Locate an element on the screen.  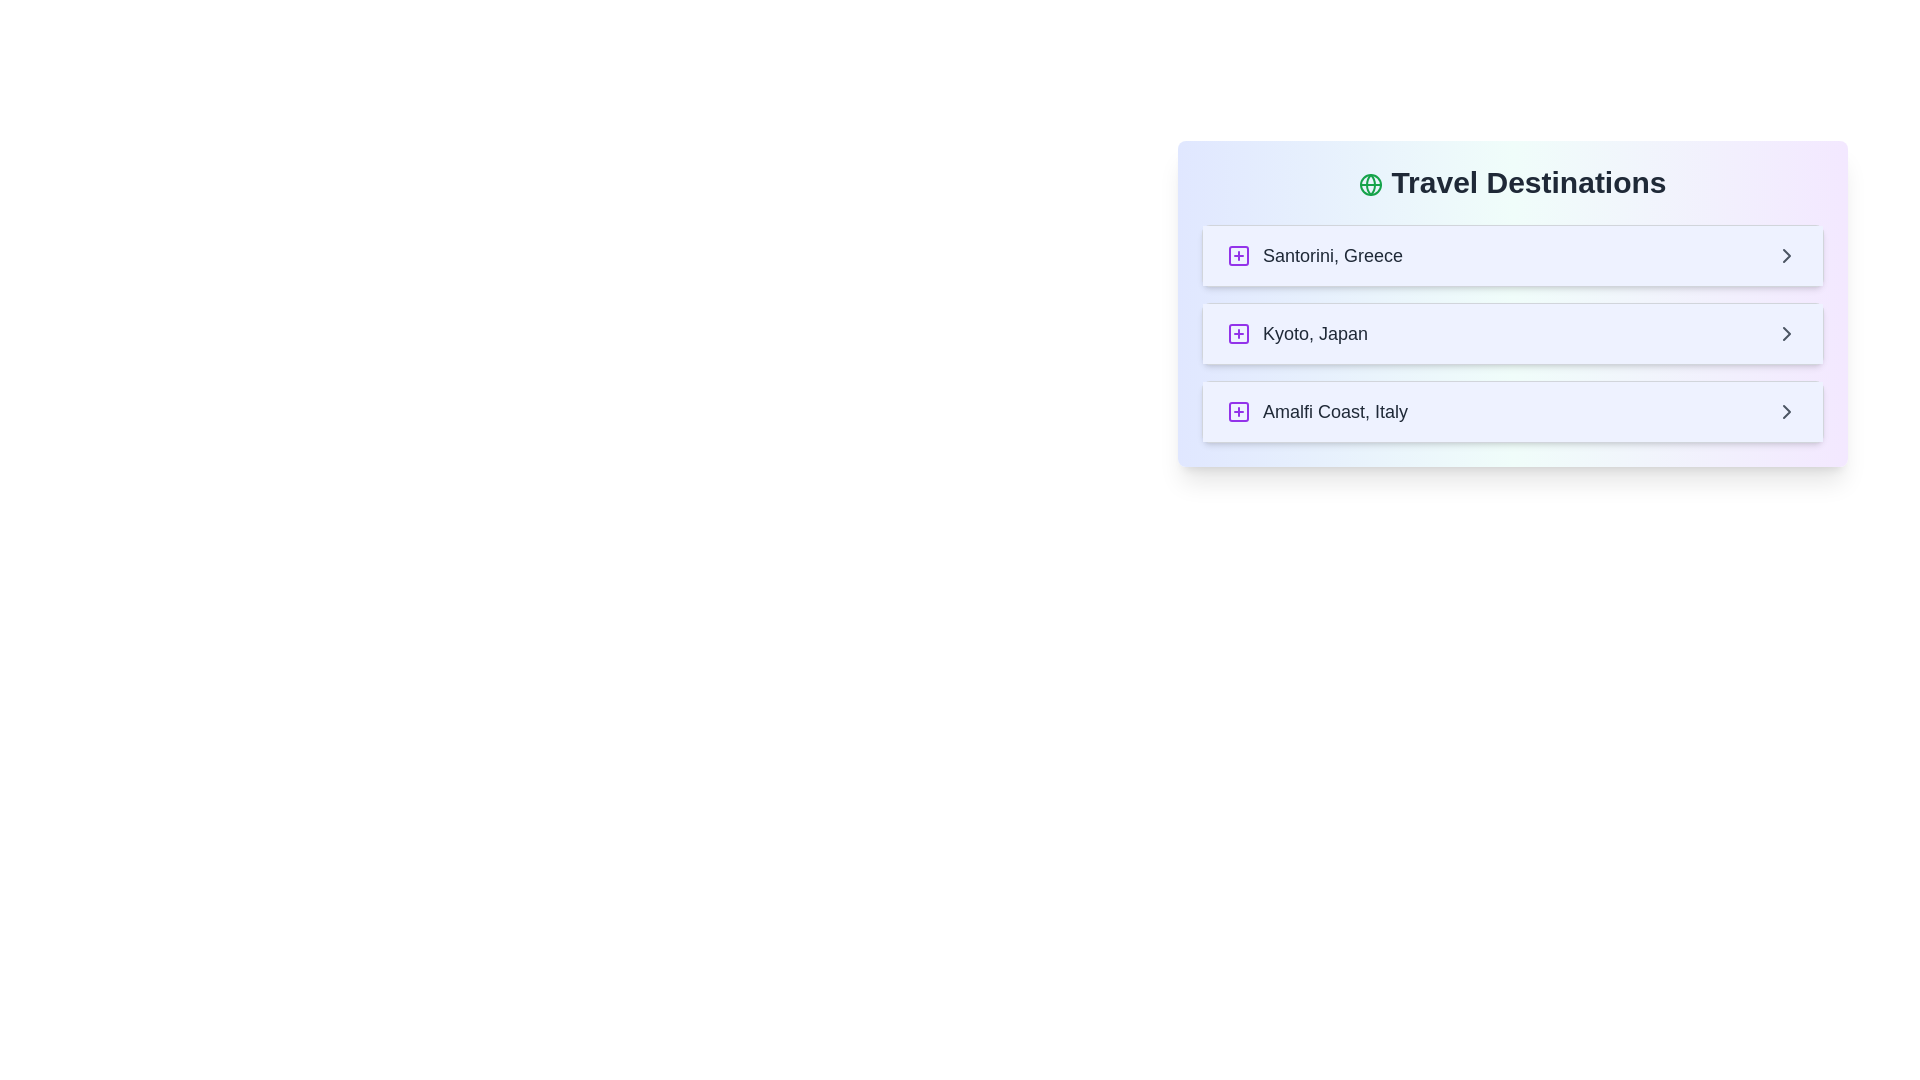
the chevron indicator located in the third row, right-aligned next to 'Amalfi Coast, Italy' is located at coordinates (1786, 411).